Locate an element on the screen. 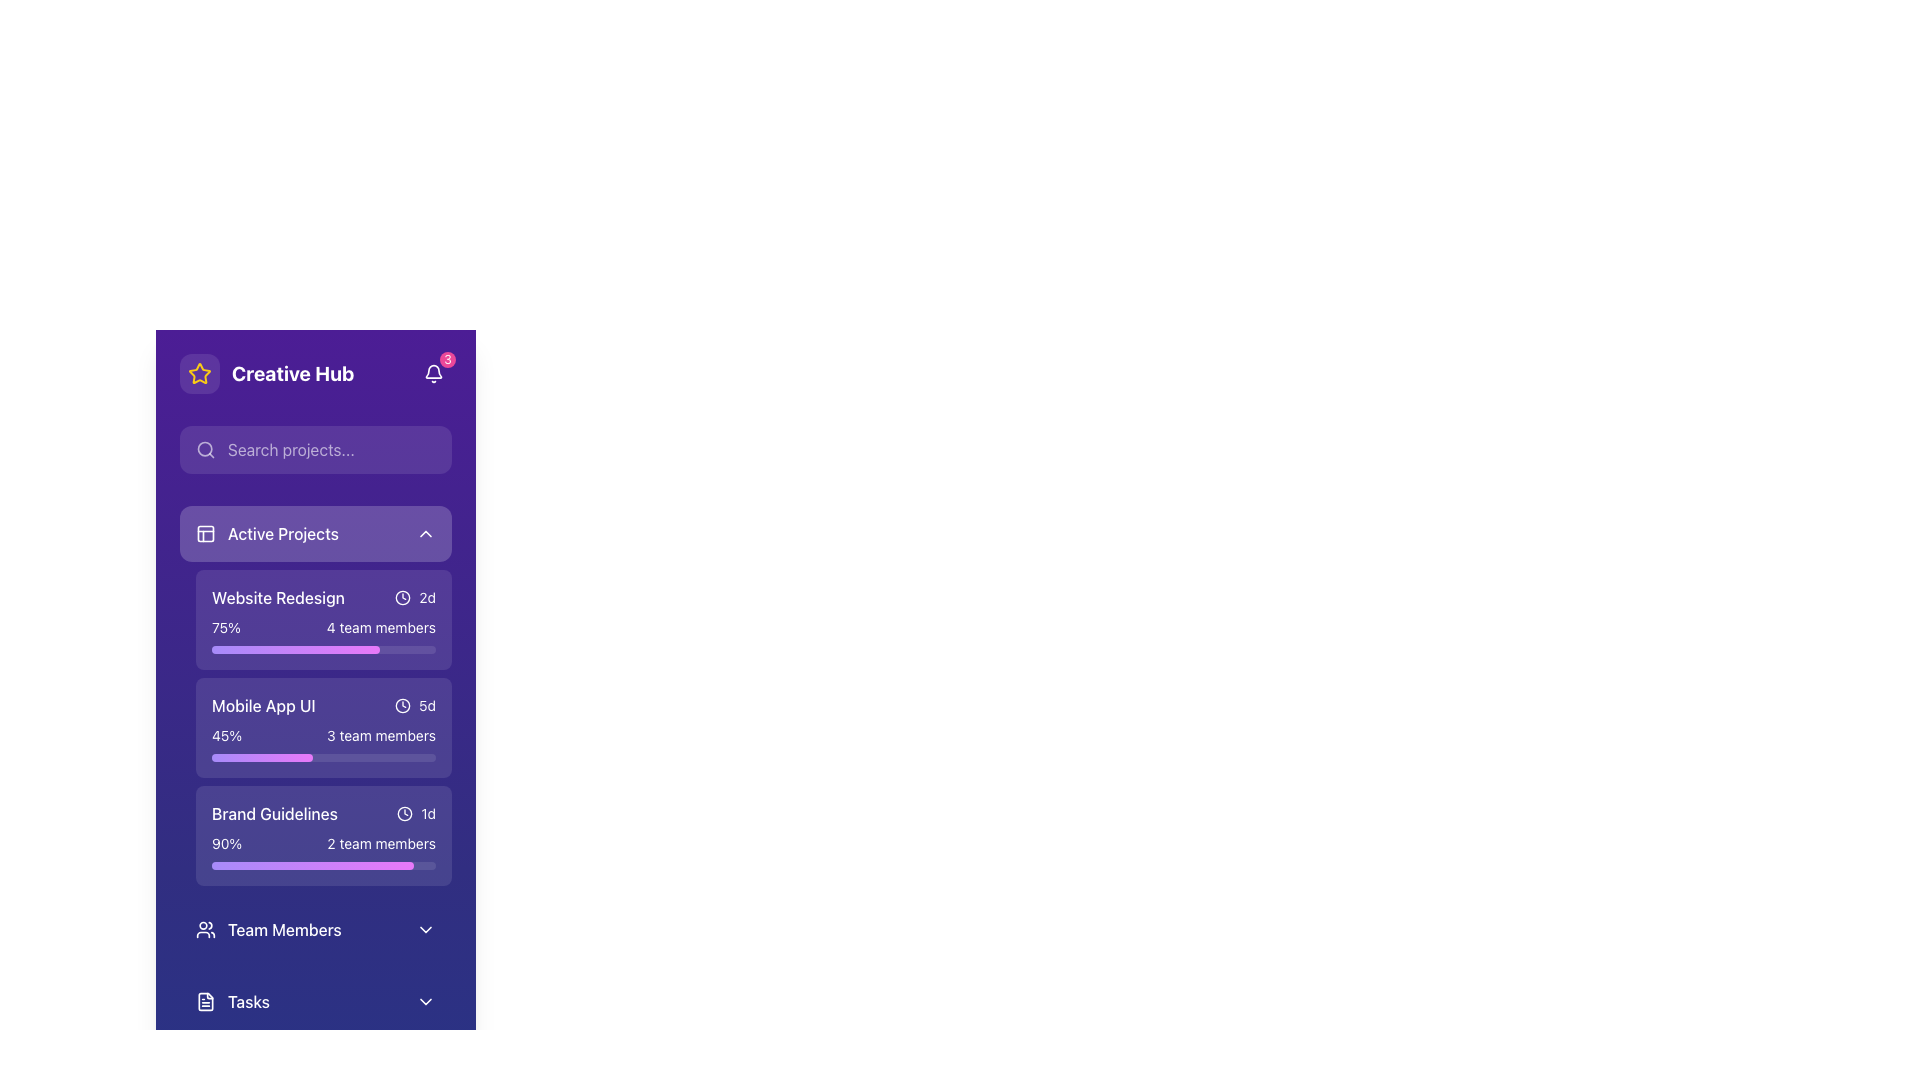 The width and height of the screenshot is (1920, 1080). the progress bar representing the 'Website Redesign' project, which shows 75% completion and is located beneath the '75%' and '4 team members' text in the 'Active Projects' tab is located at coordinates (324, 650).